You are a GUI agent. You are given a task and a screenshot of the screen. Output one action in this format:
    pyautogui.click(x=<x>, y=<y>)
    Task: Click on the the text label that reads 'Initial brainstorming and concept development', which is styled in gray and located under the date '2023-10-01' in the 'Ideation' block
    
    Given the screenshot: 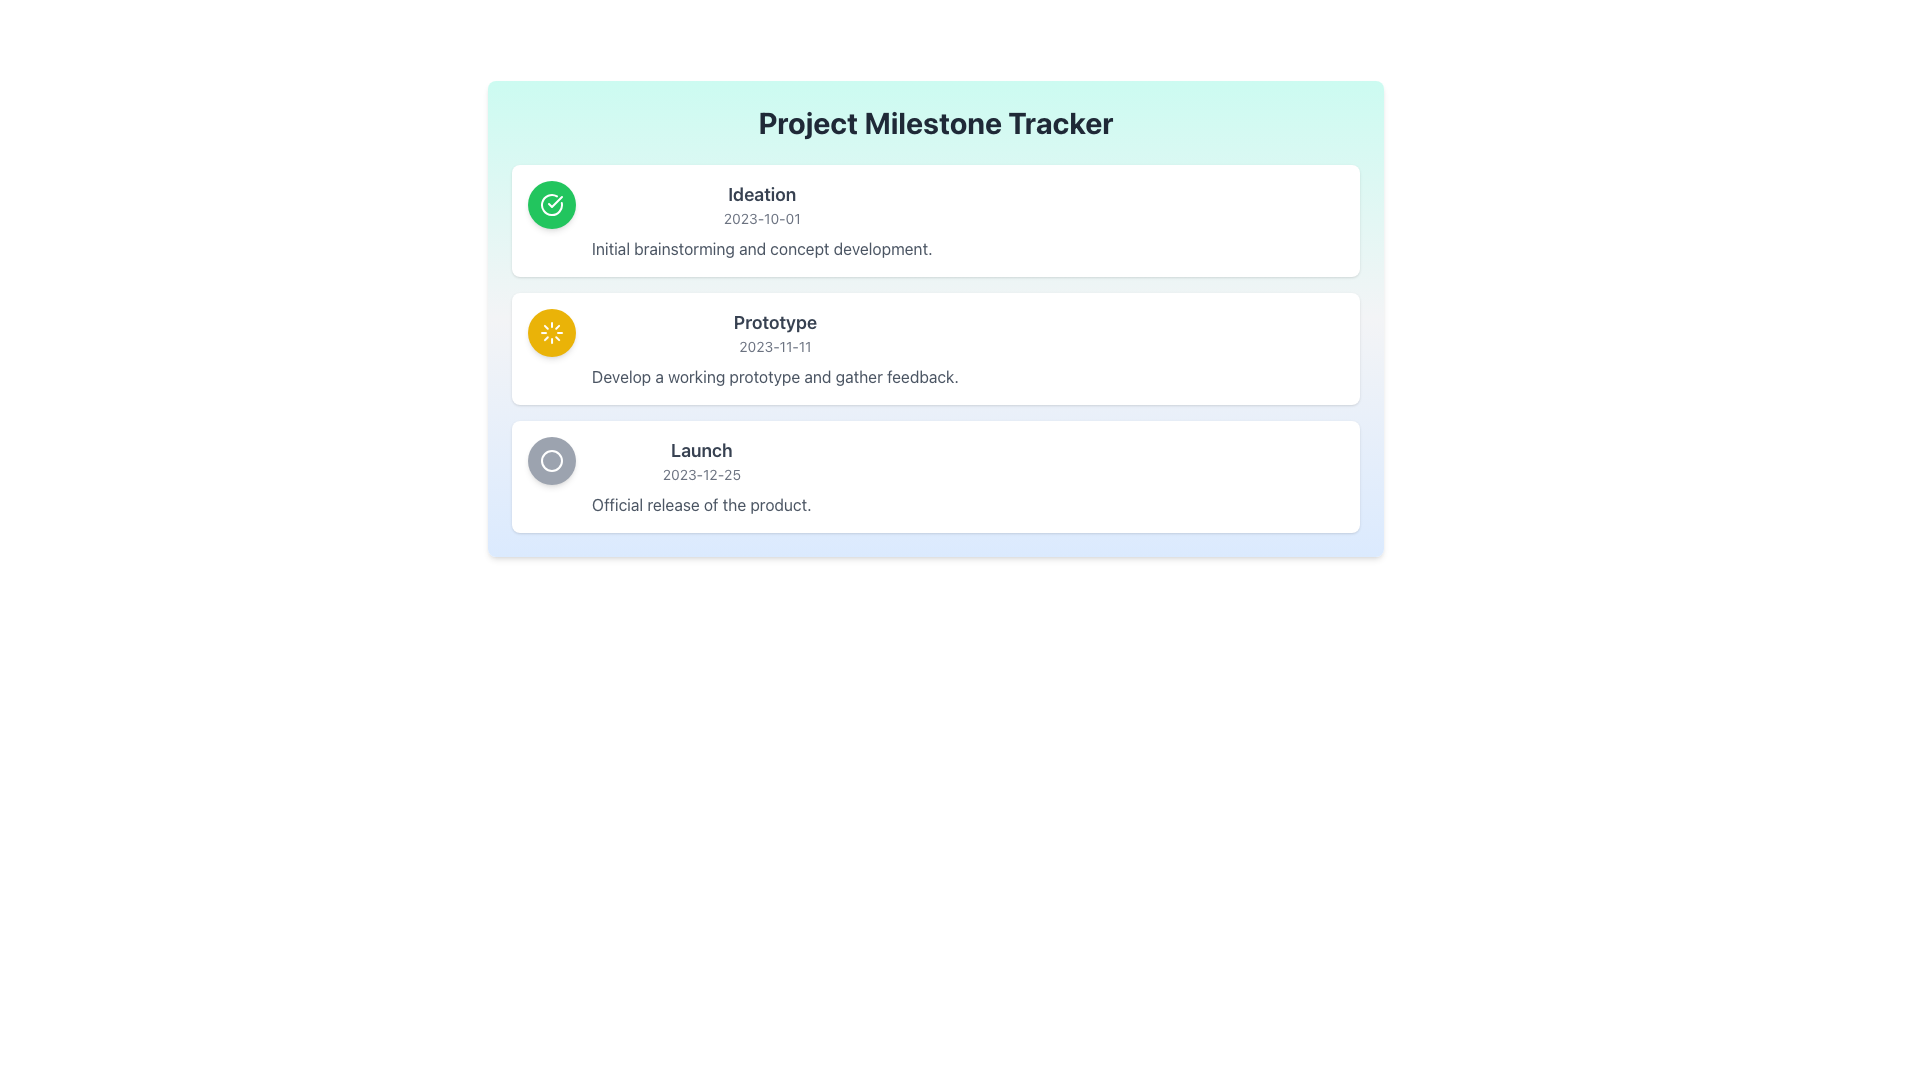 What is the action you would take?
    pyautogui.click(x=761, y=248)
    